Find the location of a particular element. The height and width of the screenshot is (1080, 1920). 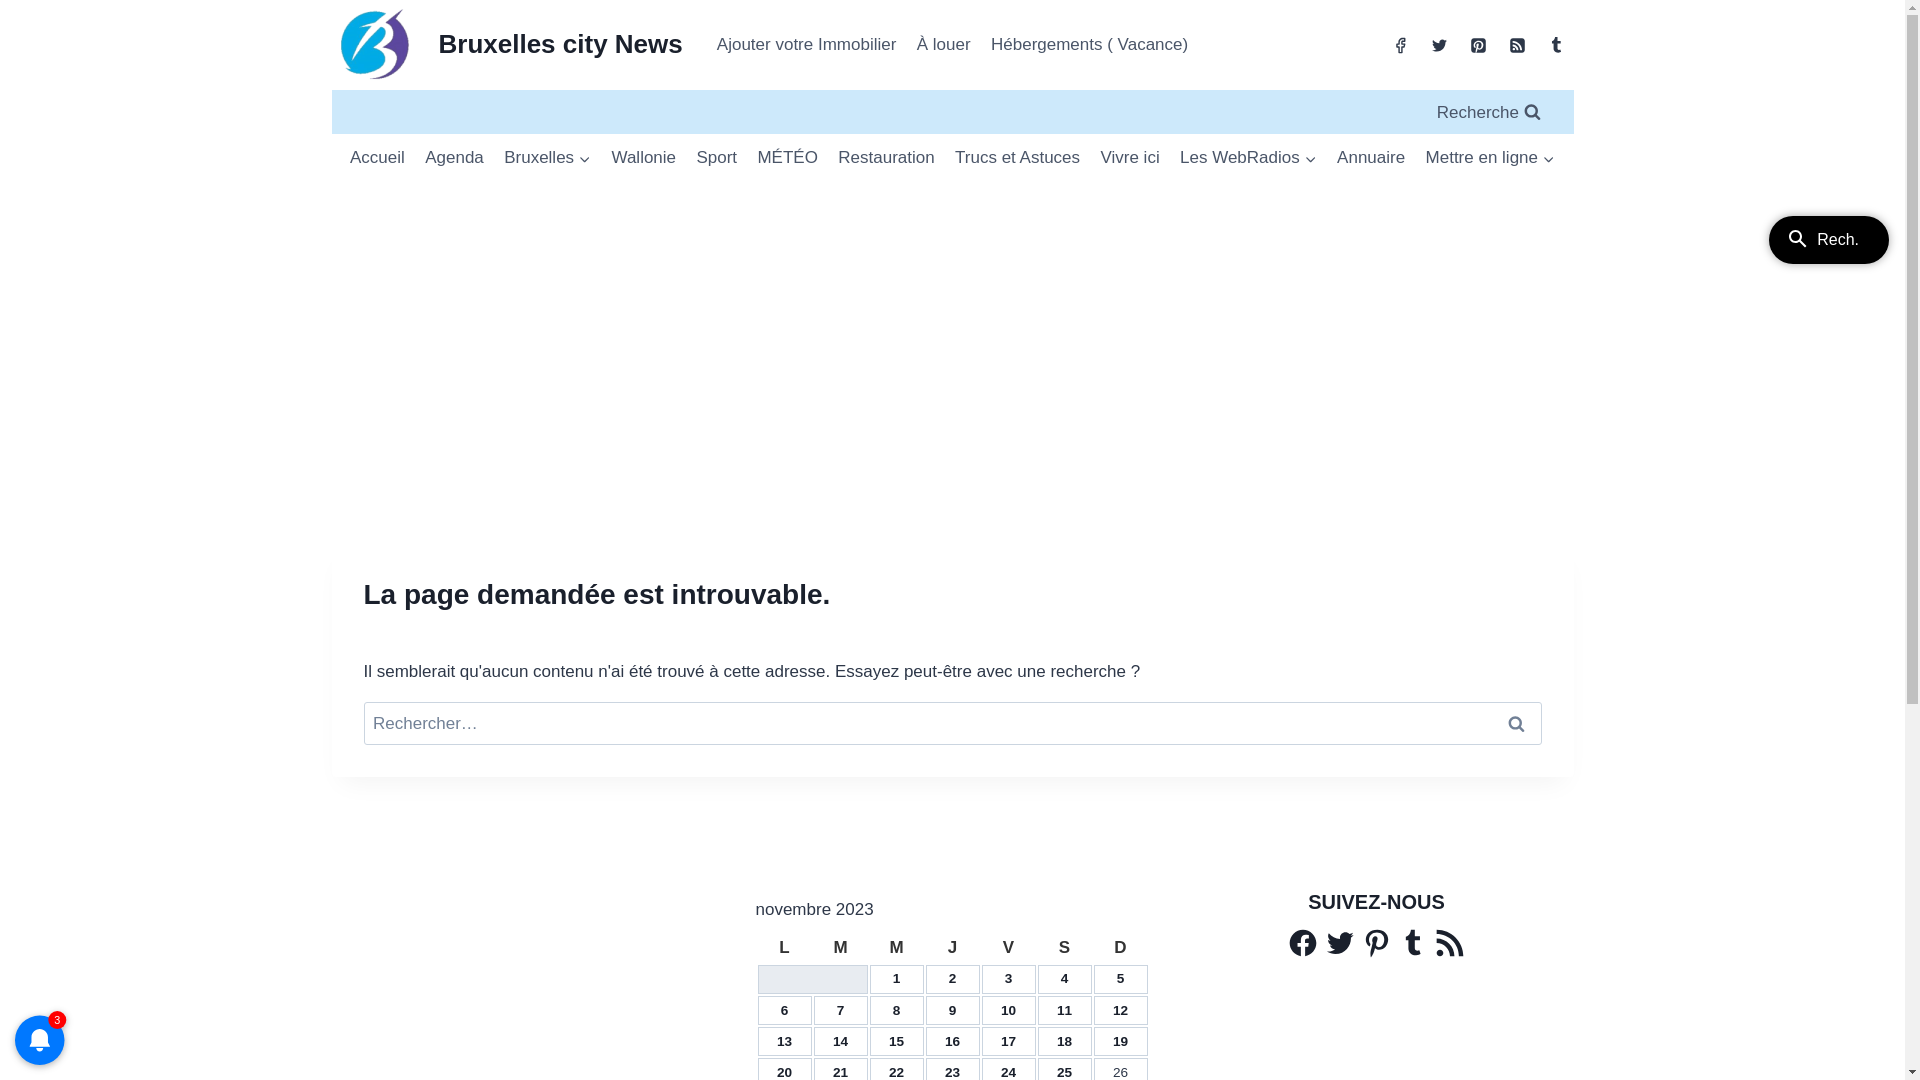

'14' is located at coordinates (833, 1040).